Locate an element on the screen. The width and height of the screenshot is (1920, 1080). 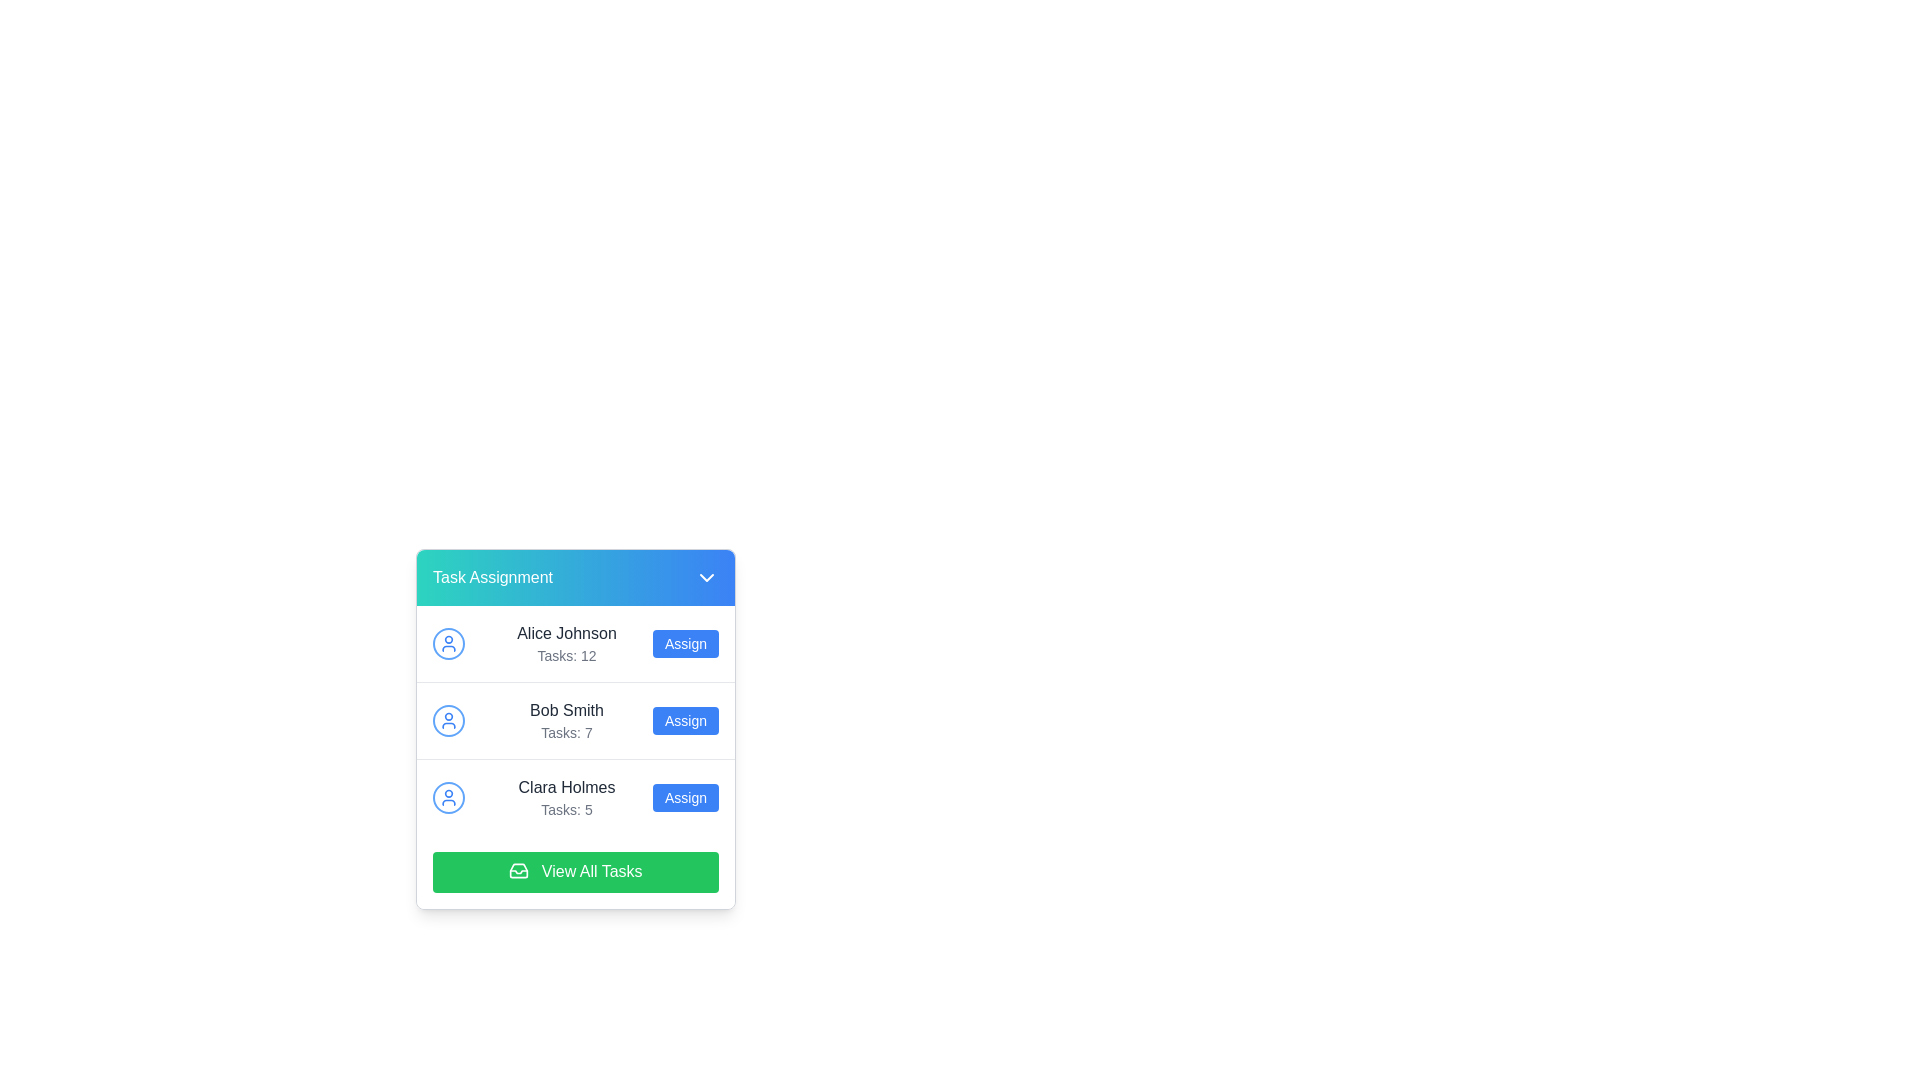
the text display area showing 'Clara Holmes' and 'Tasks: 5', located in the third row of the task assignment panel, surrounded by an avatar icon and an 'Assign' button is located at coordinates (565, 797).